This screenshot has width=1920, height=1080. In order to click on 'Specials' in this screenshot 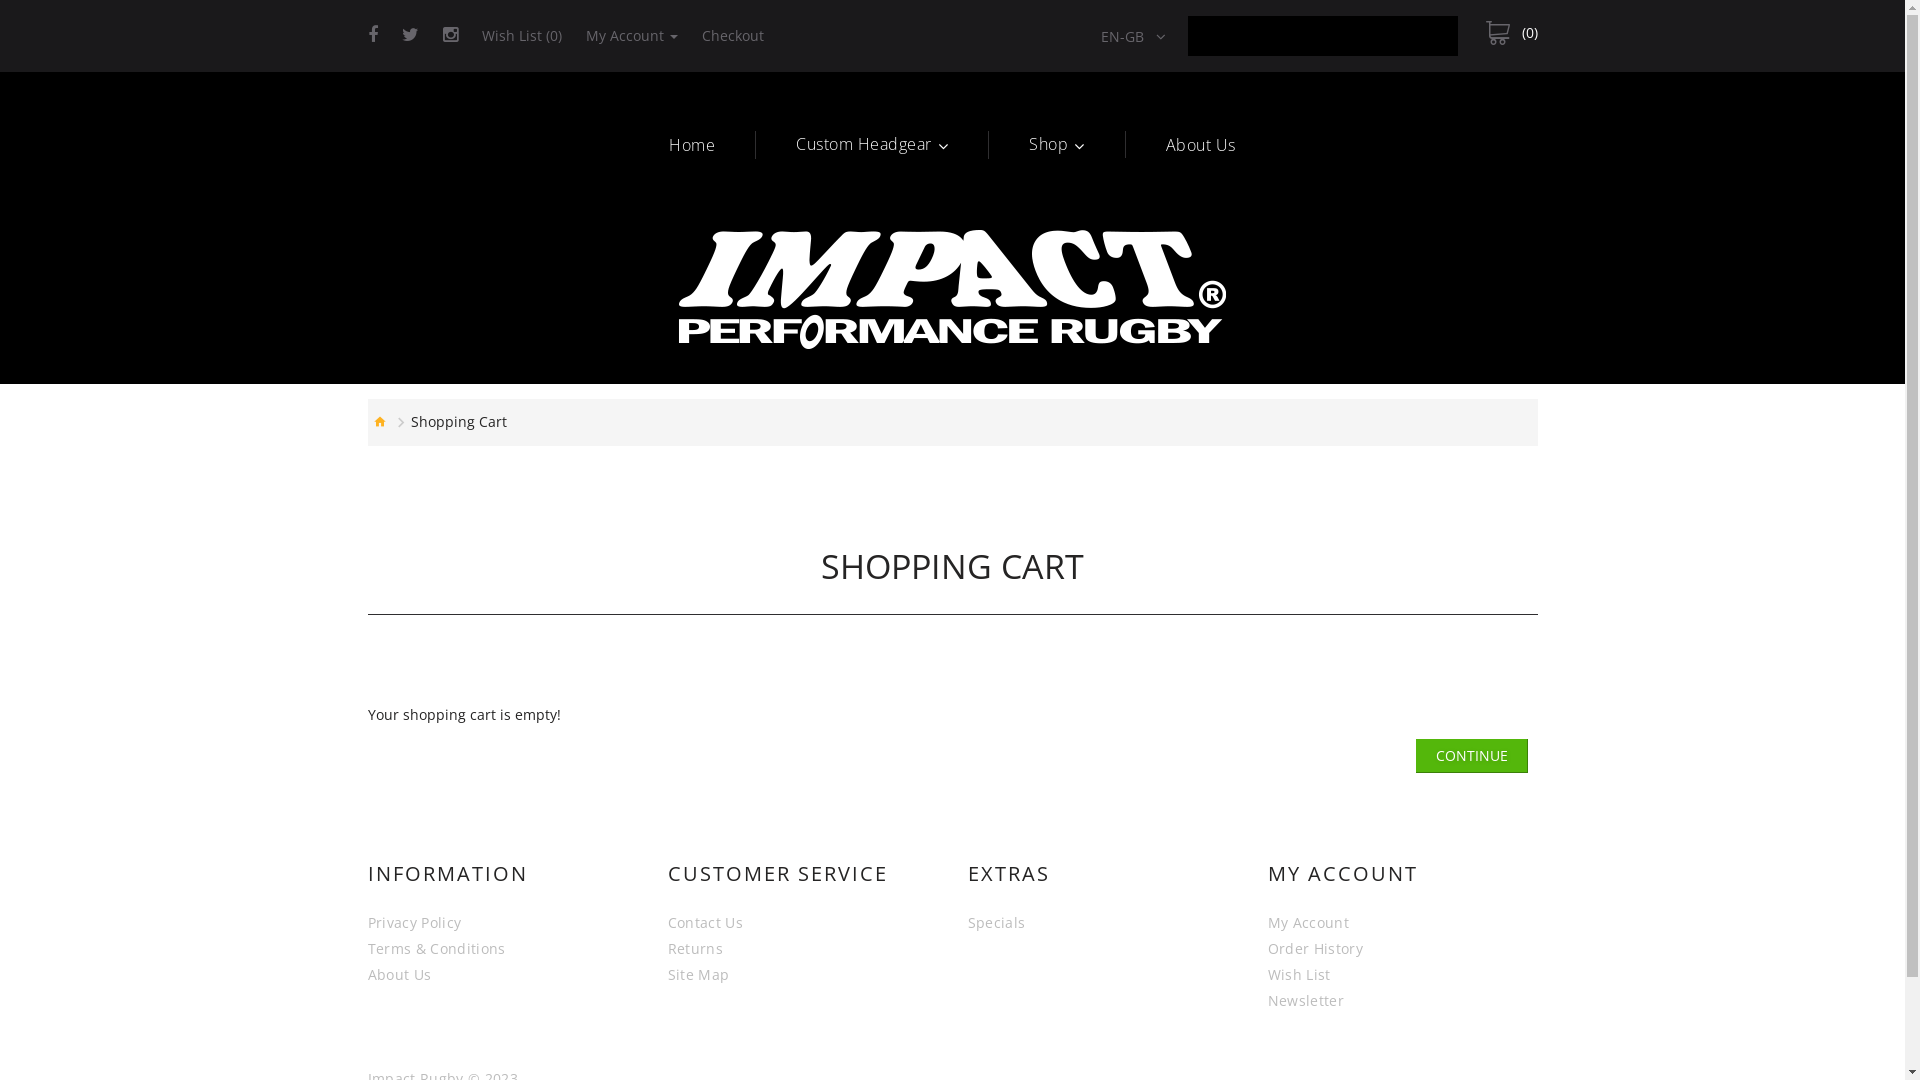, I will do `click(997, 922)`.